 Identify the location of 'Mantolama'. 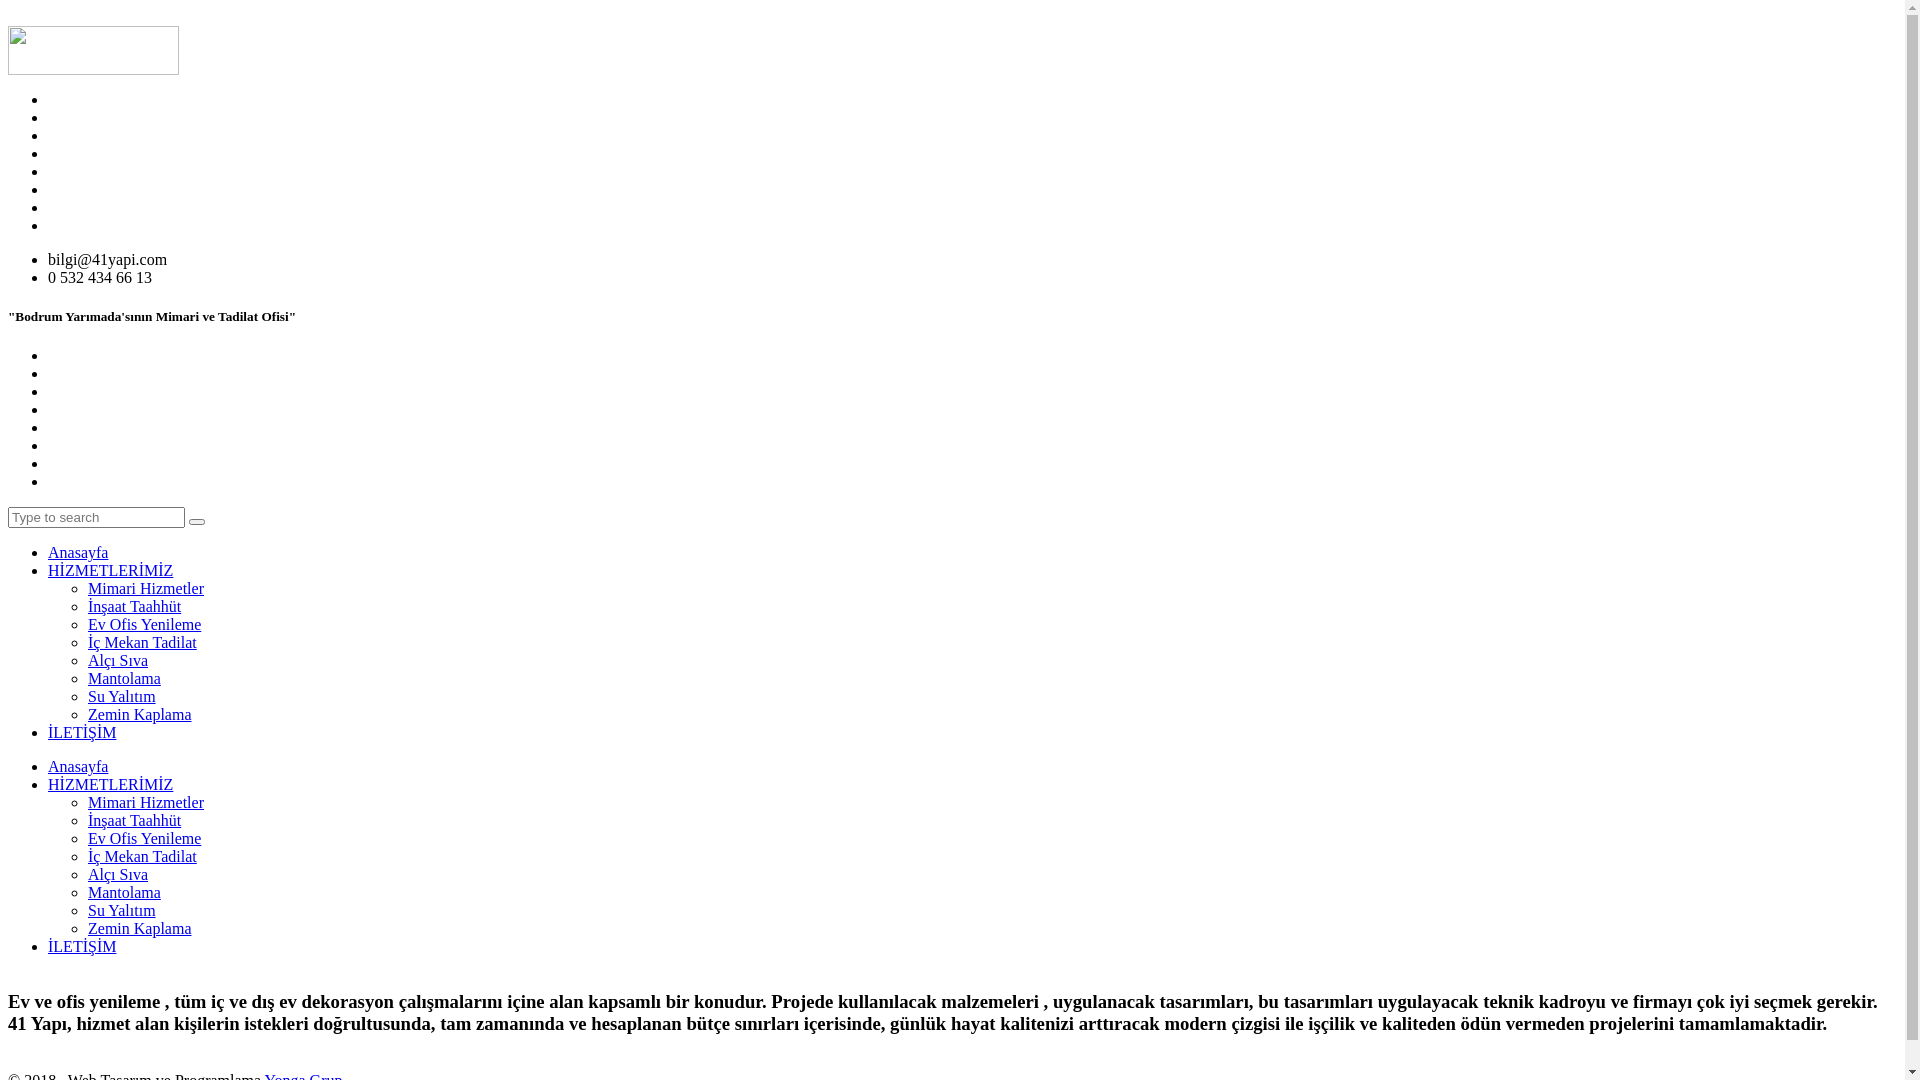
(123, 677).